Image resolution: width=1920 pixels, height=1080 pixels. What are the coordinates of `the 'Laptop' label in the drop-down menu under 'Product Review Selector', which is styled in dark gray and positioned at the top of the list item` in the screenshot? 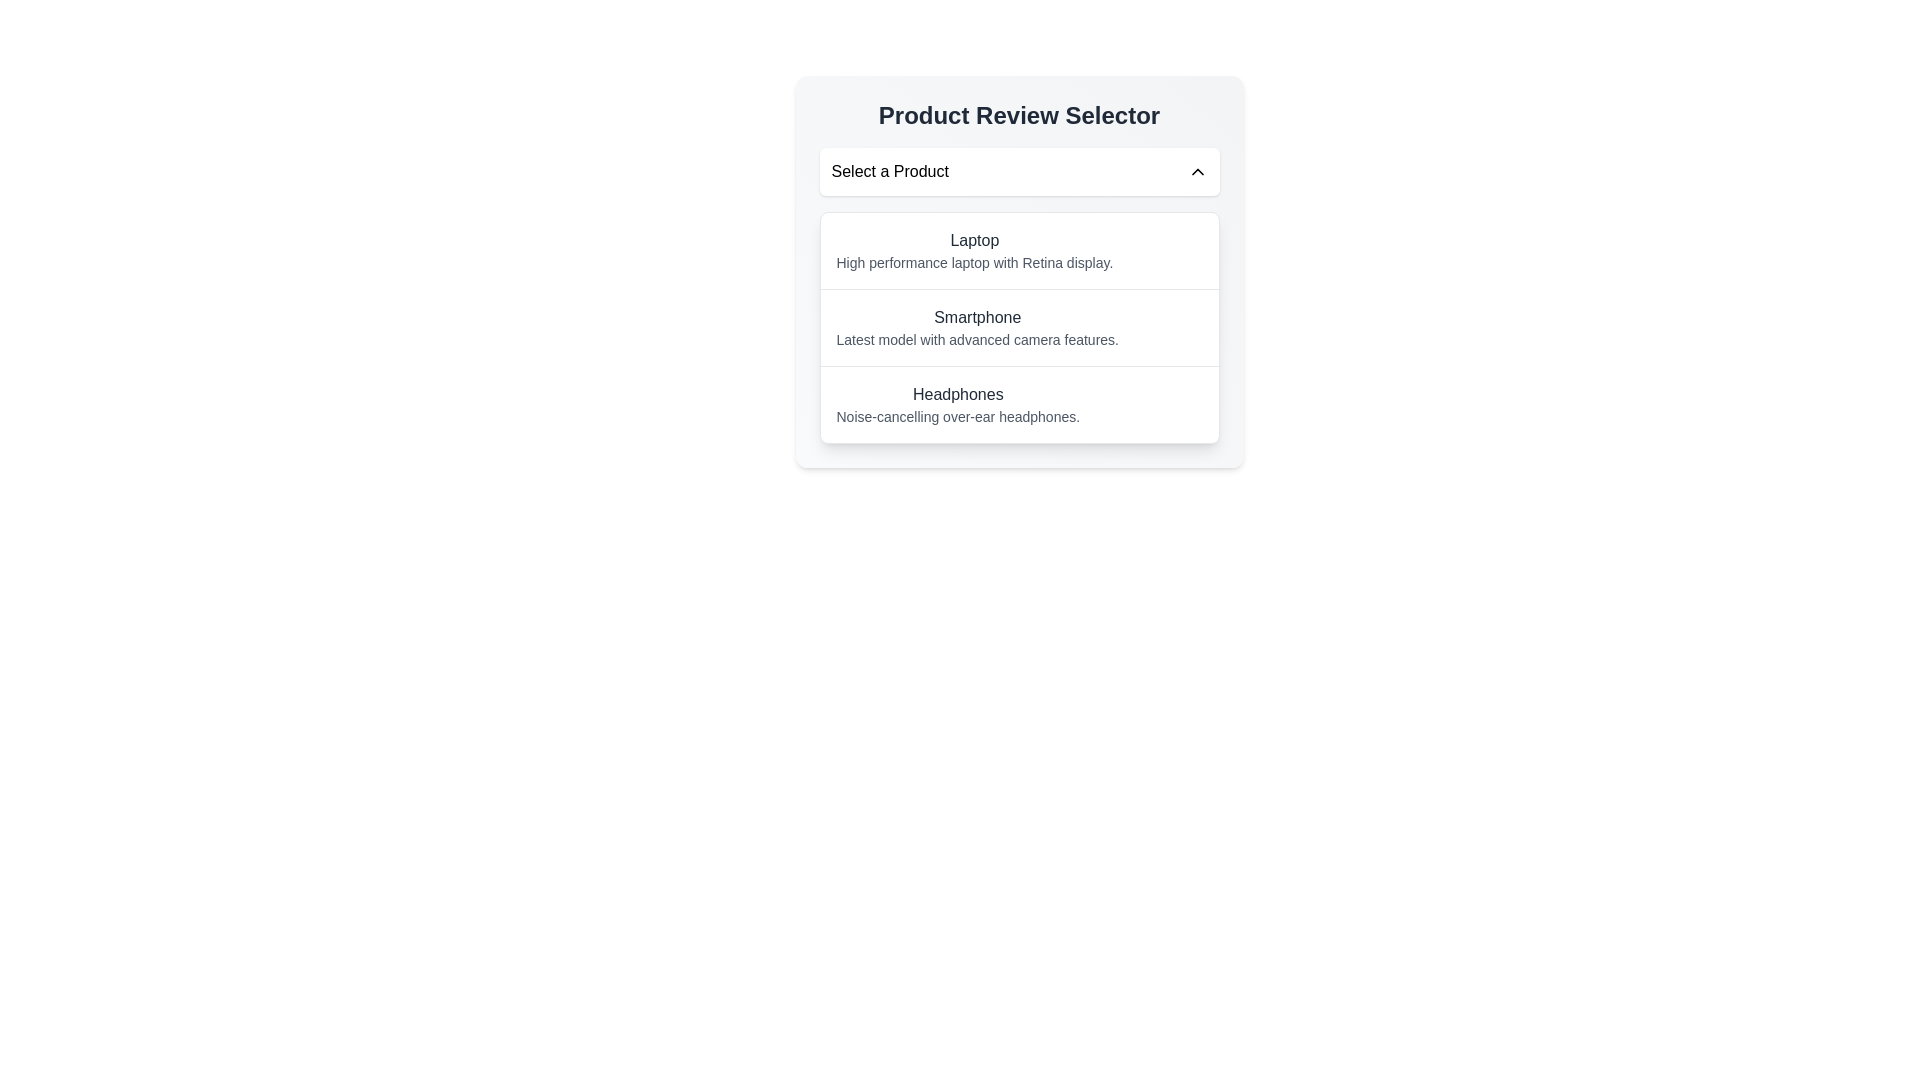 It's located at (974, 239).